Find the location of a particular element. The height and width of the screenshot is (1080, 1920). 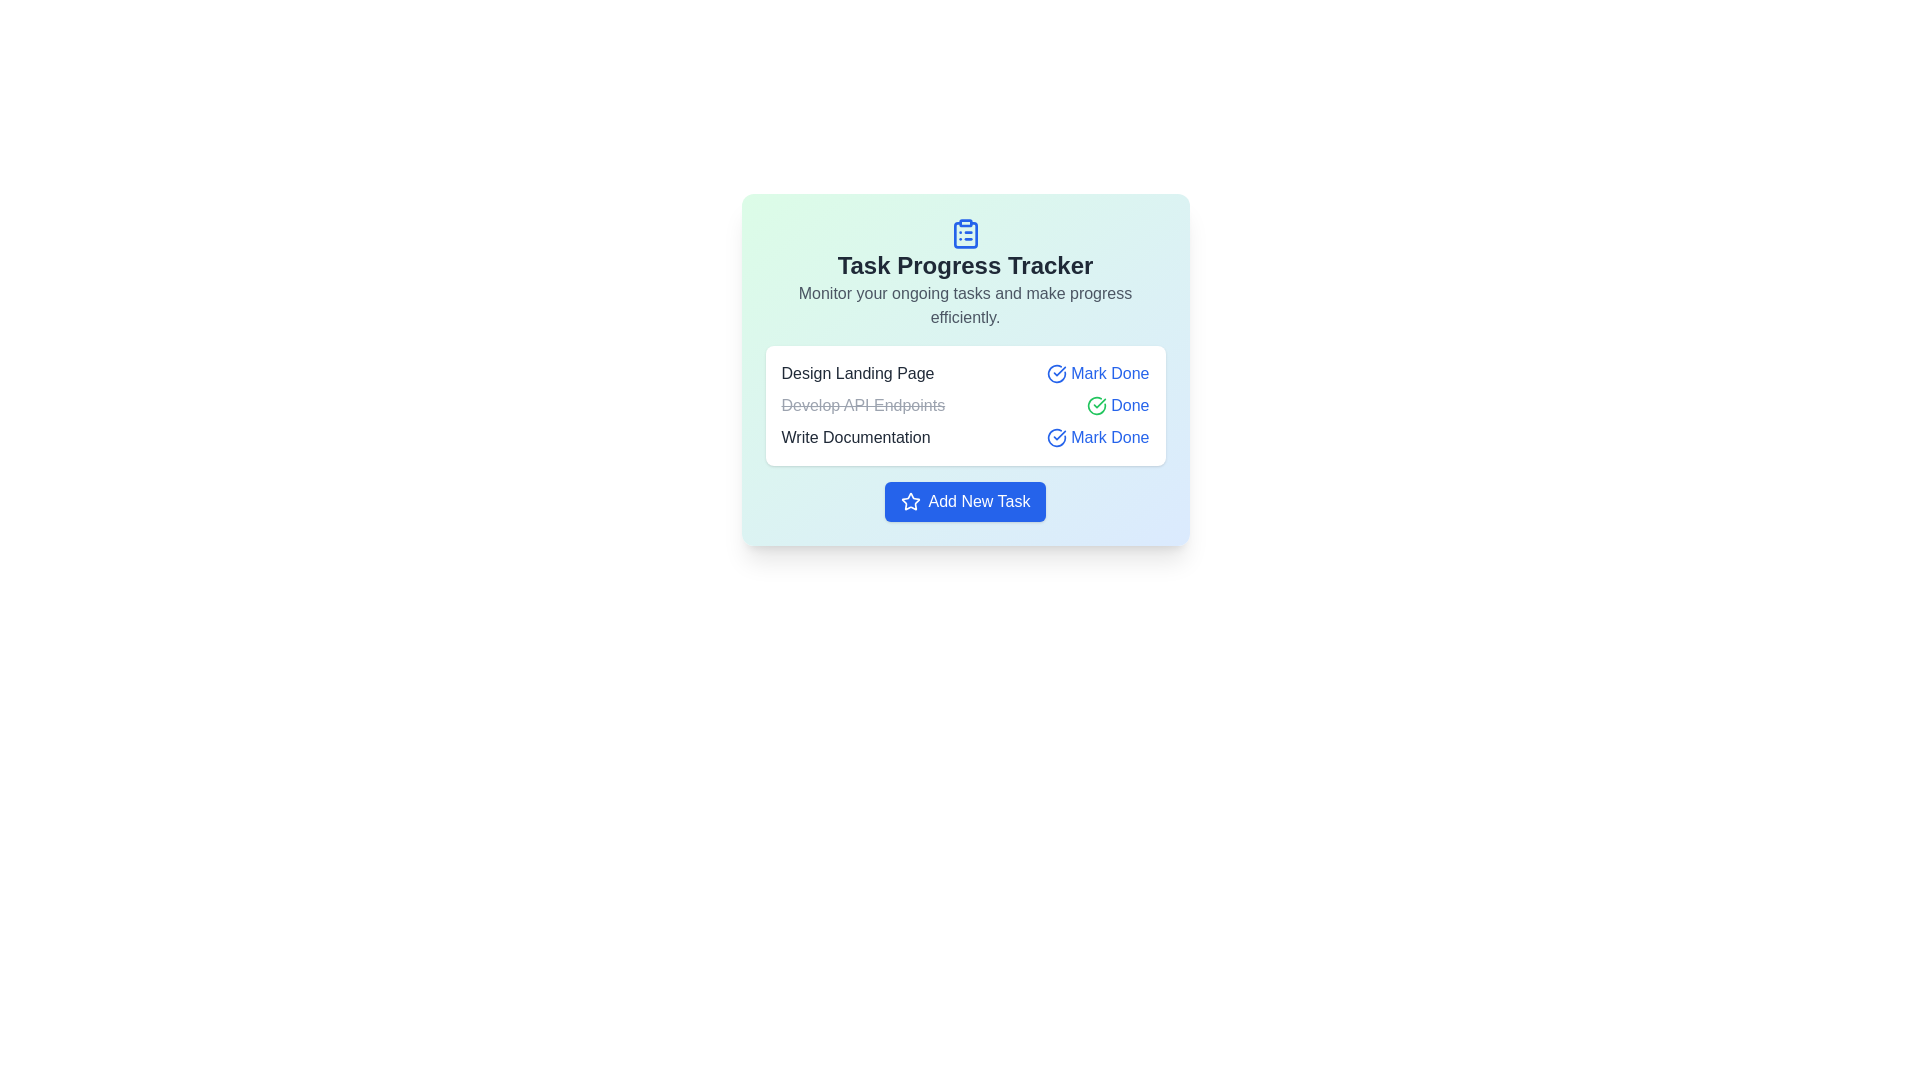

the button with a blue background and white text reading 'Add New Task' is located at coordinates (965, 500).